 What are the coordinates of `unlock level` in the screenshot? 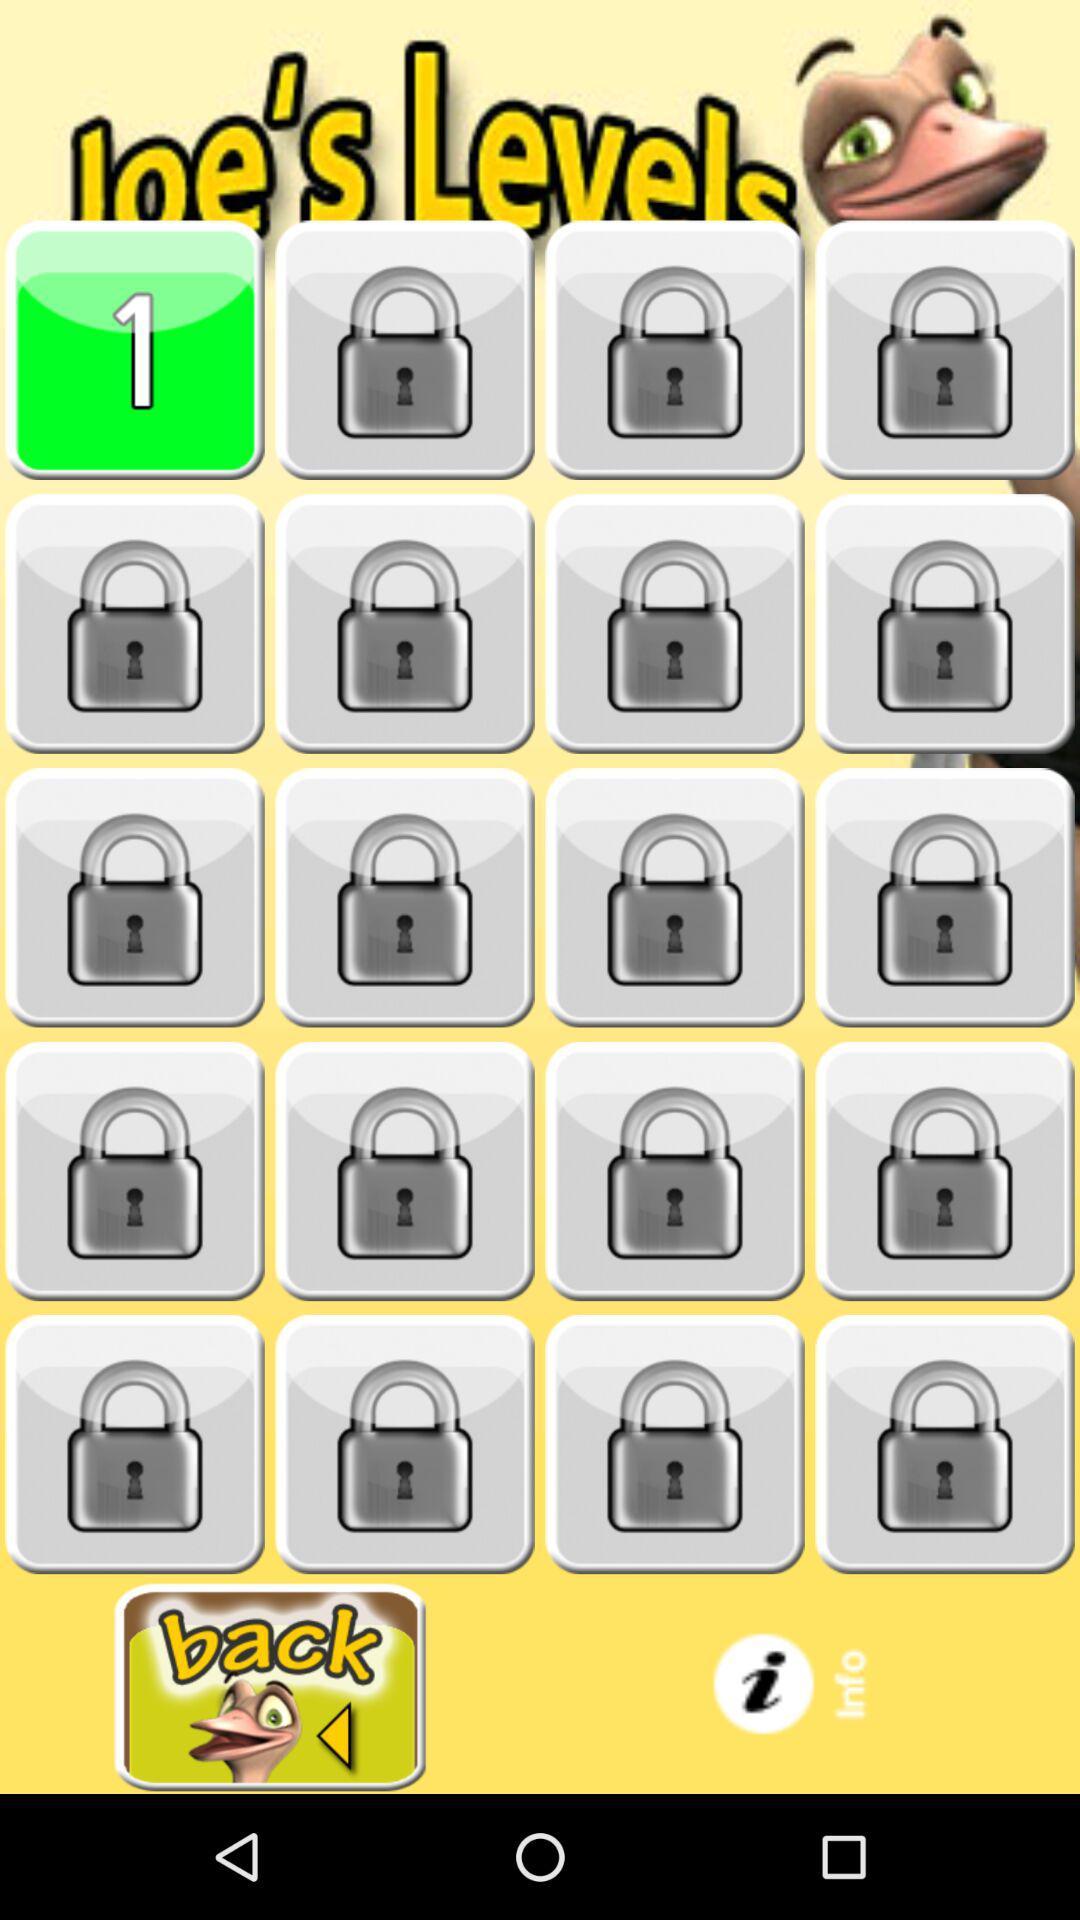 It's located at (675, 897).